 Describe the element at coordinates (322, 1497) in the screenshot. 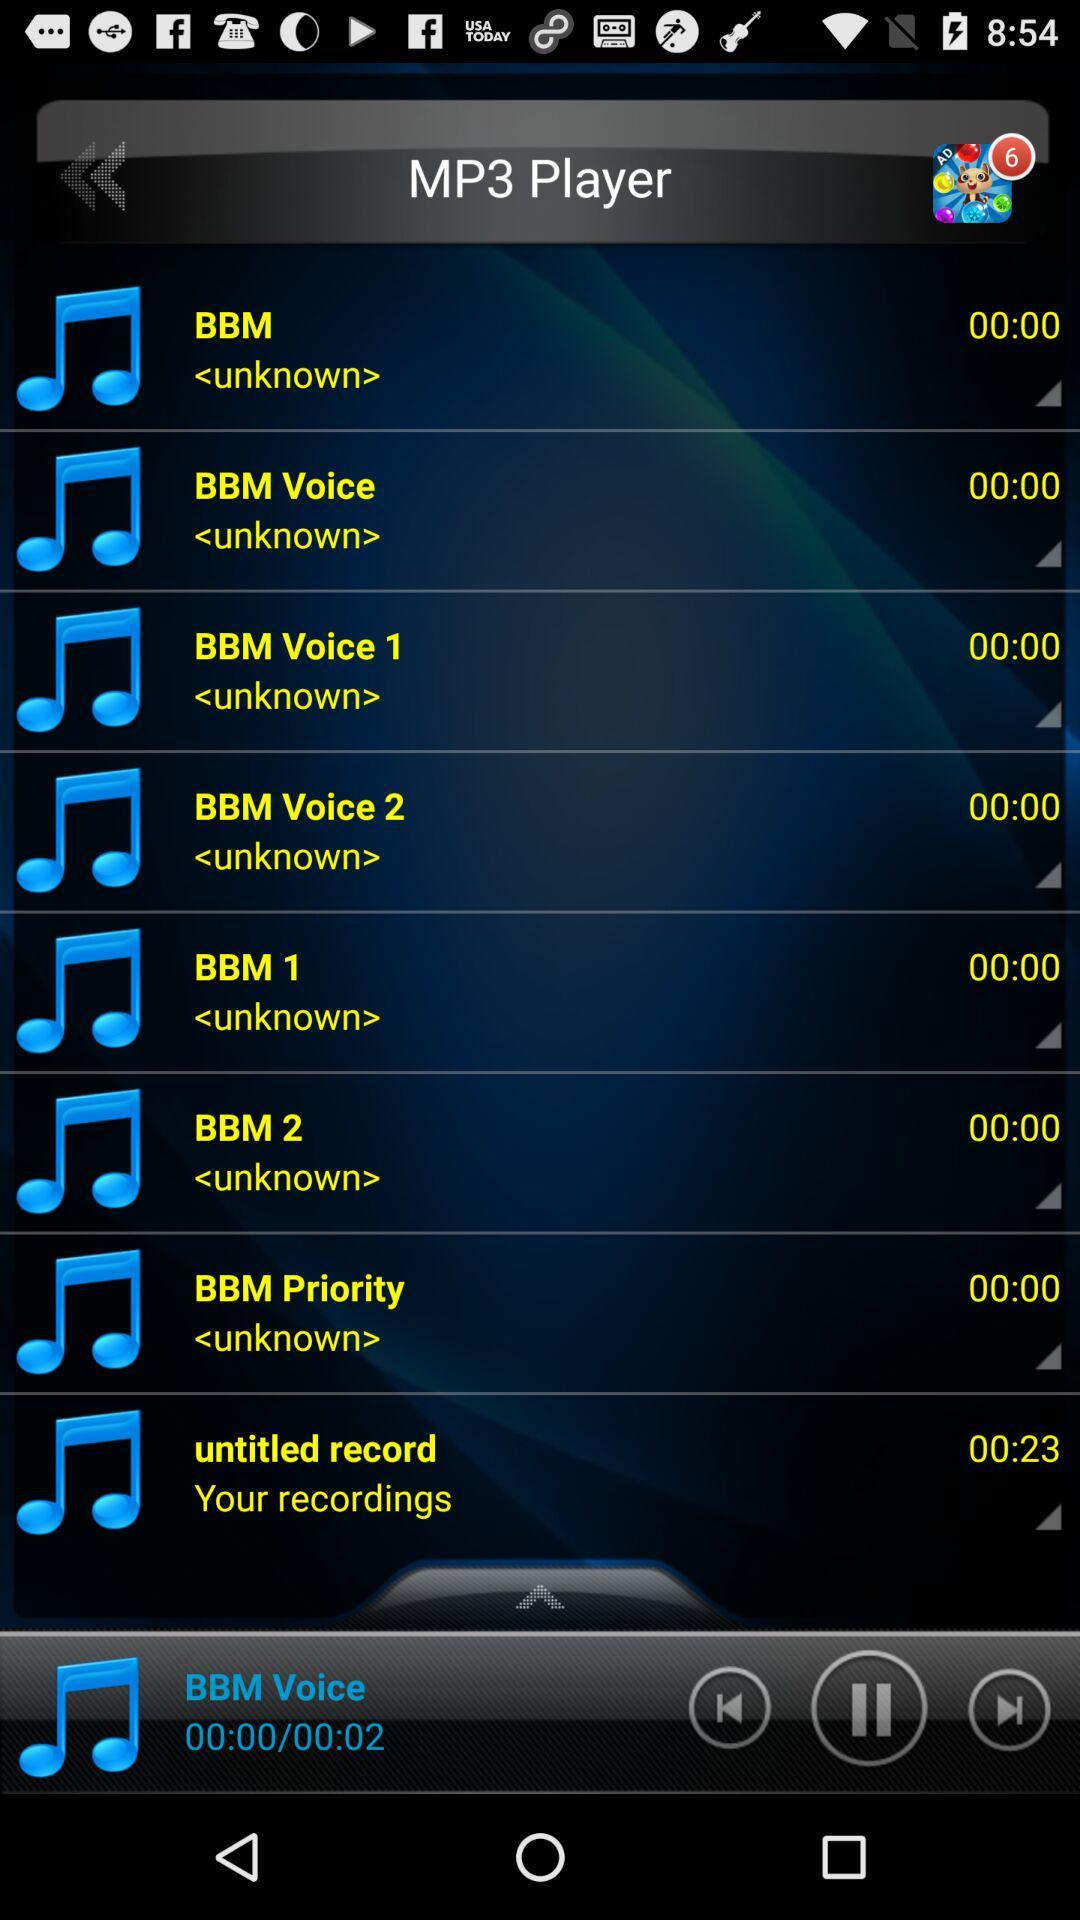

I see `app to the left of the 00:23 app` at that location.